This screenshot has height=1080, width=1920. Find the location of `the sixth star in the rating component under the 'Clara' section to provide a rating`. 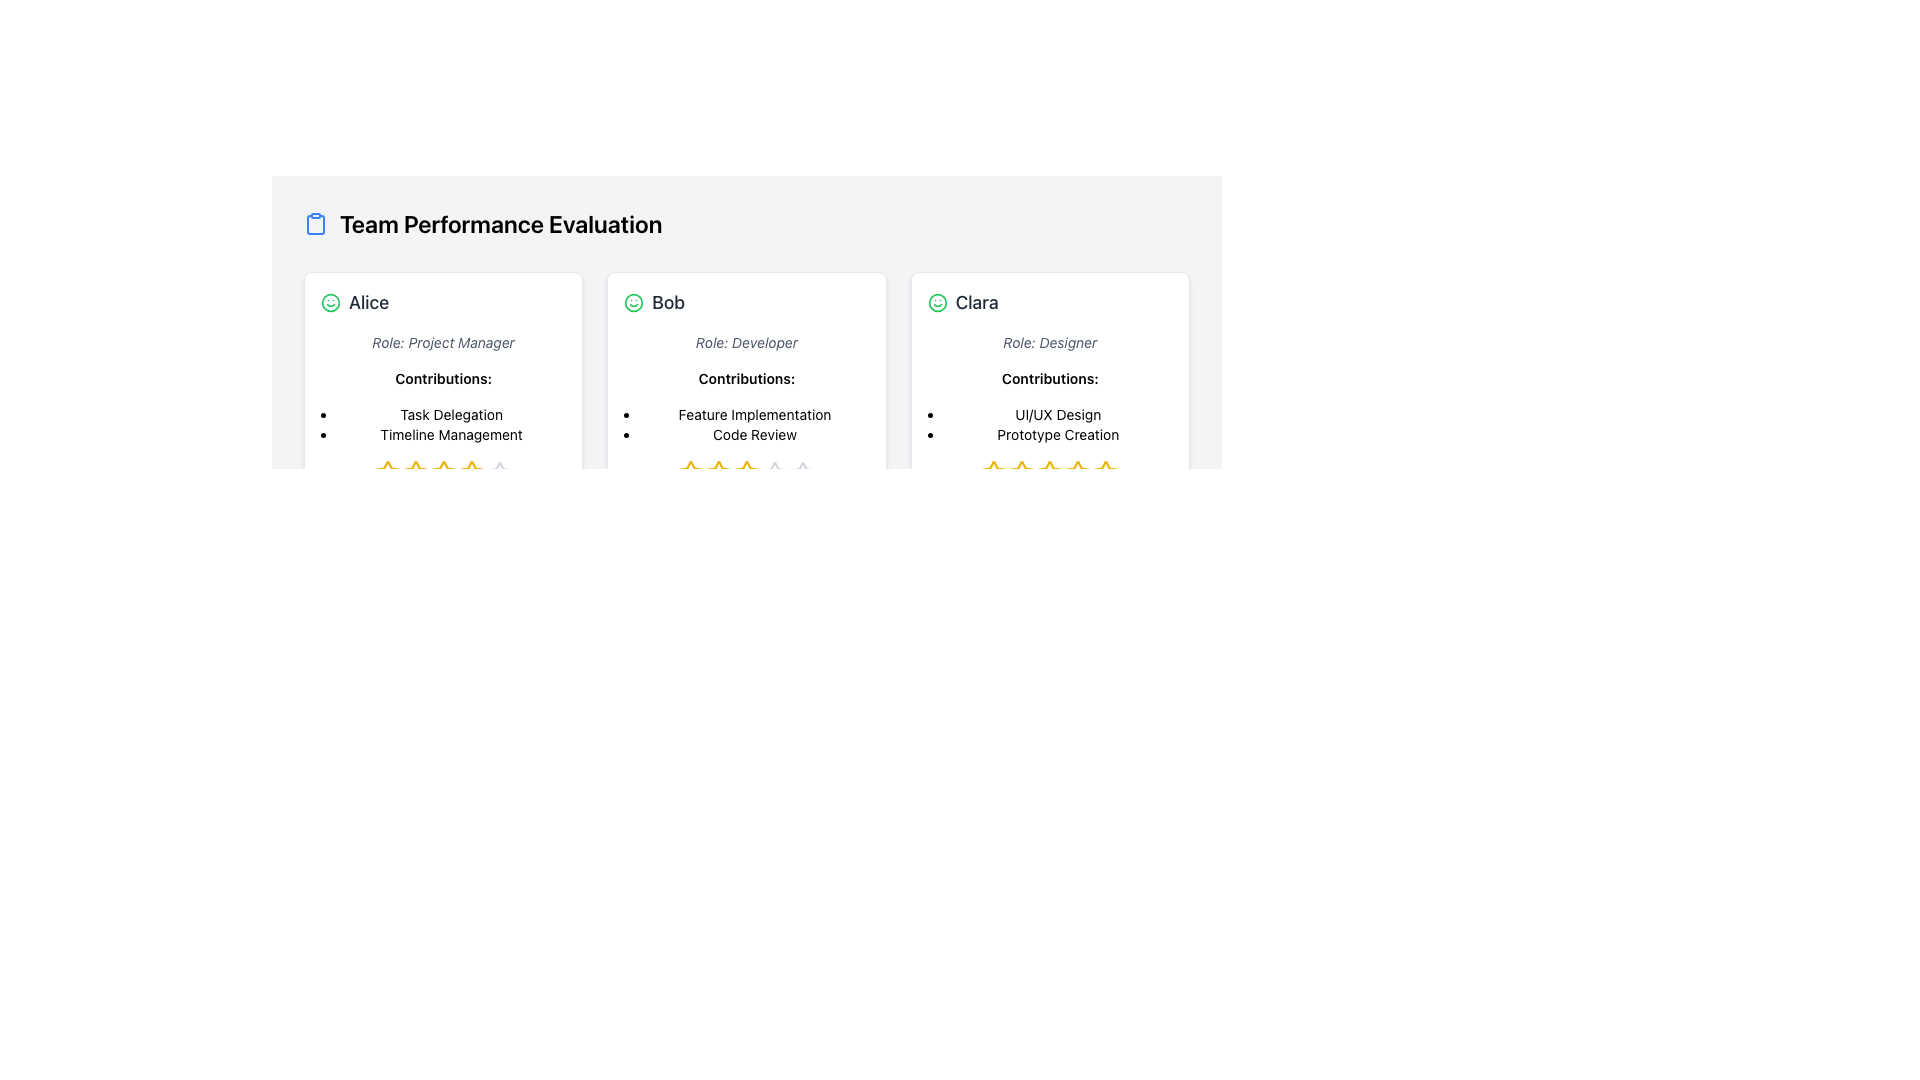

the sixth star in the rating component under the 'Clara' section to provide a rating is located at coordinates (1077, 473).